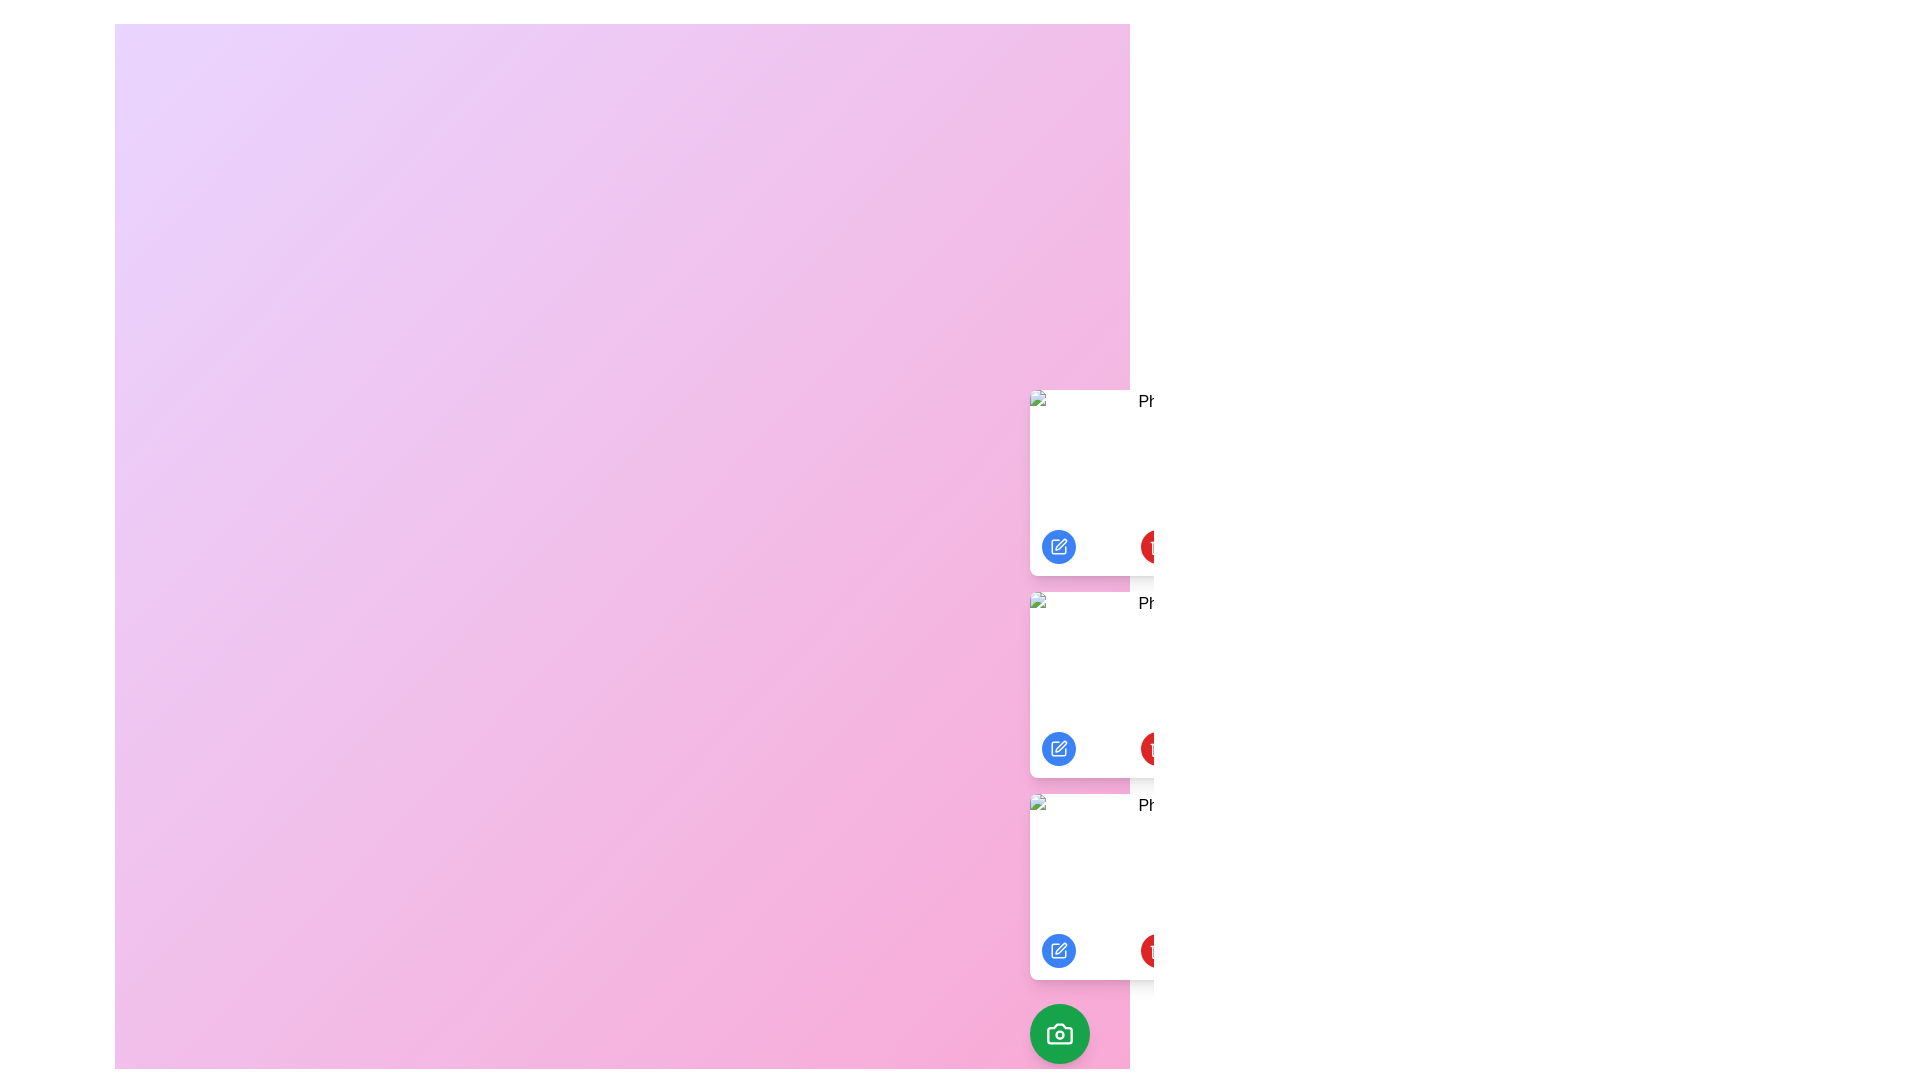 This screenshot has height=1080, width=1920. What do you see at coordinates (1157, 547) in the screenshot?
I see `delete button under the photo labeled 'Photo 1' to delete it` at bounding box center [1157, 547].